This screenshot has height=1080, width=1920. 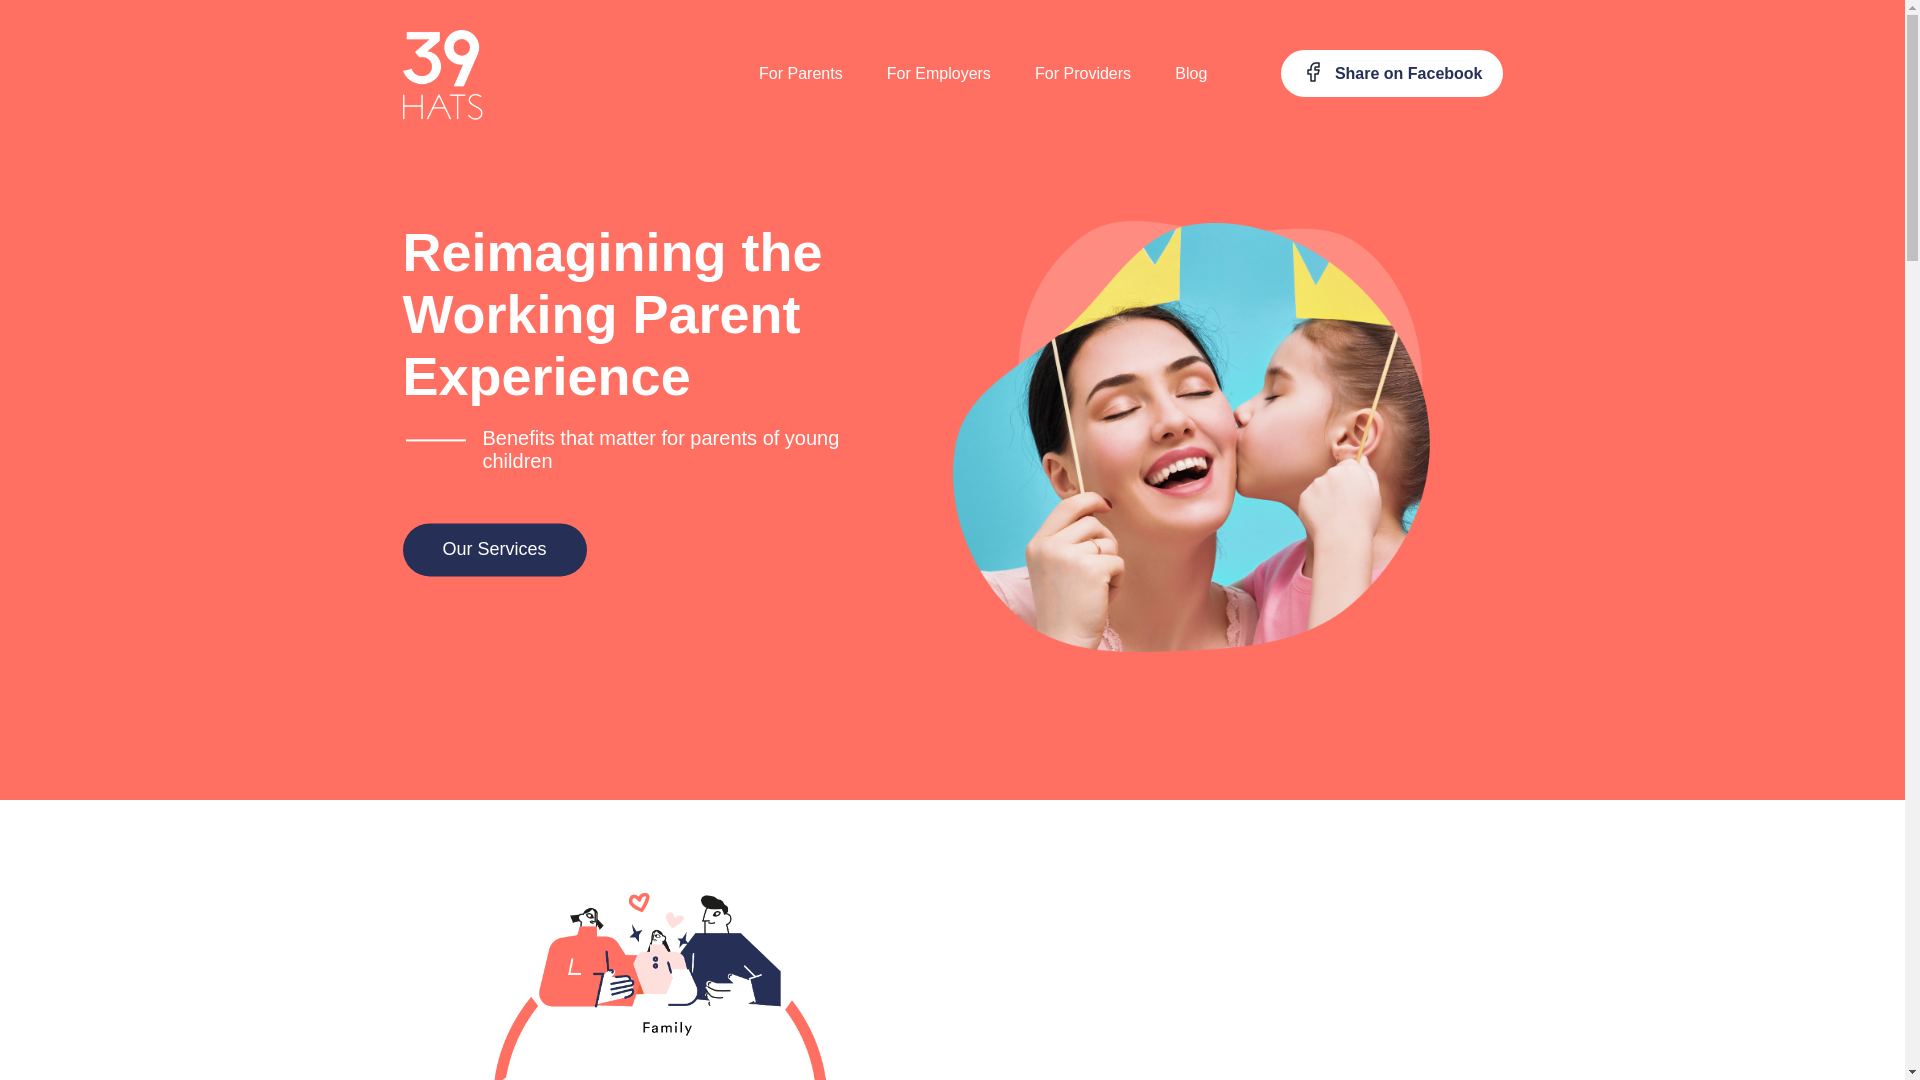 What do you see at coordinates (1390, 72) in the screenshot?
I see `'Share on Facebook'` at bounding box center [1390, 72].